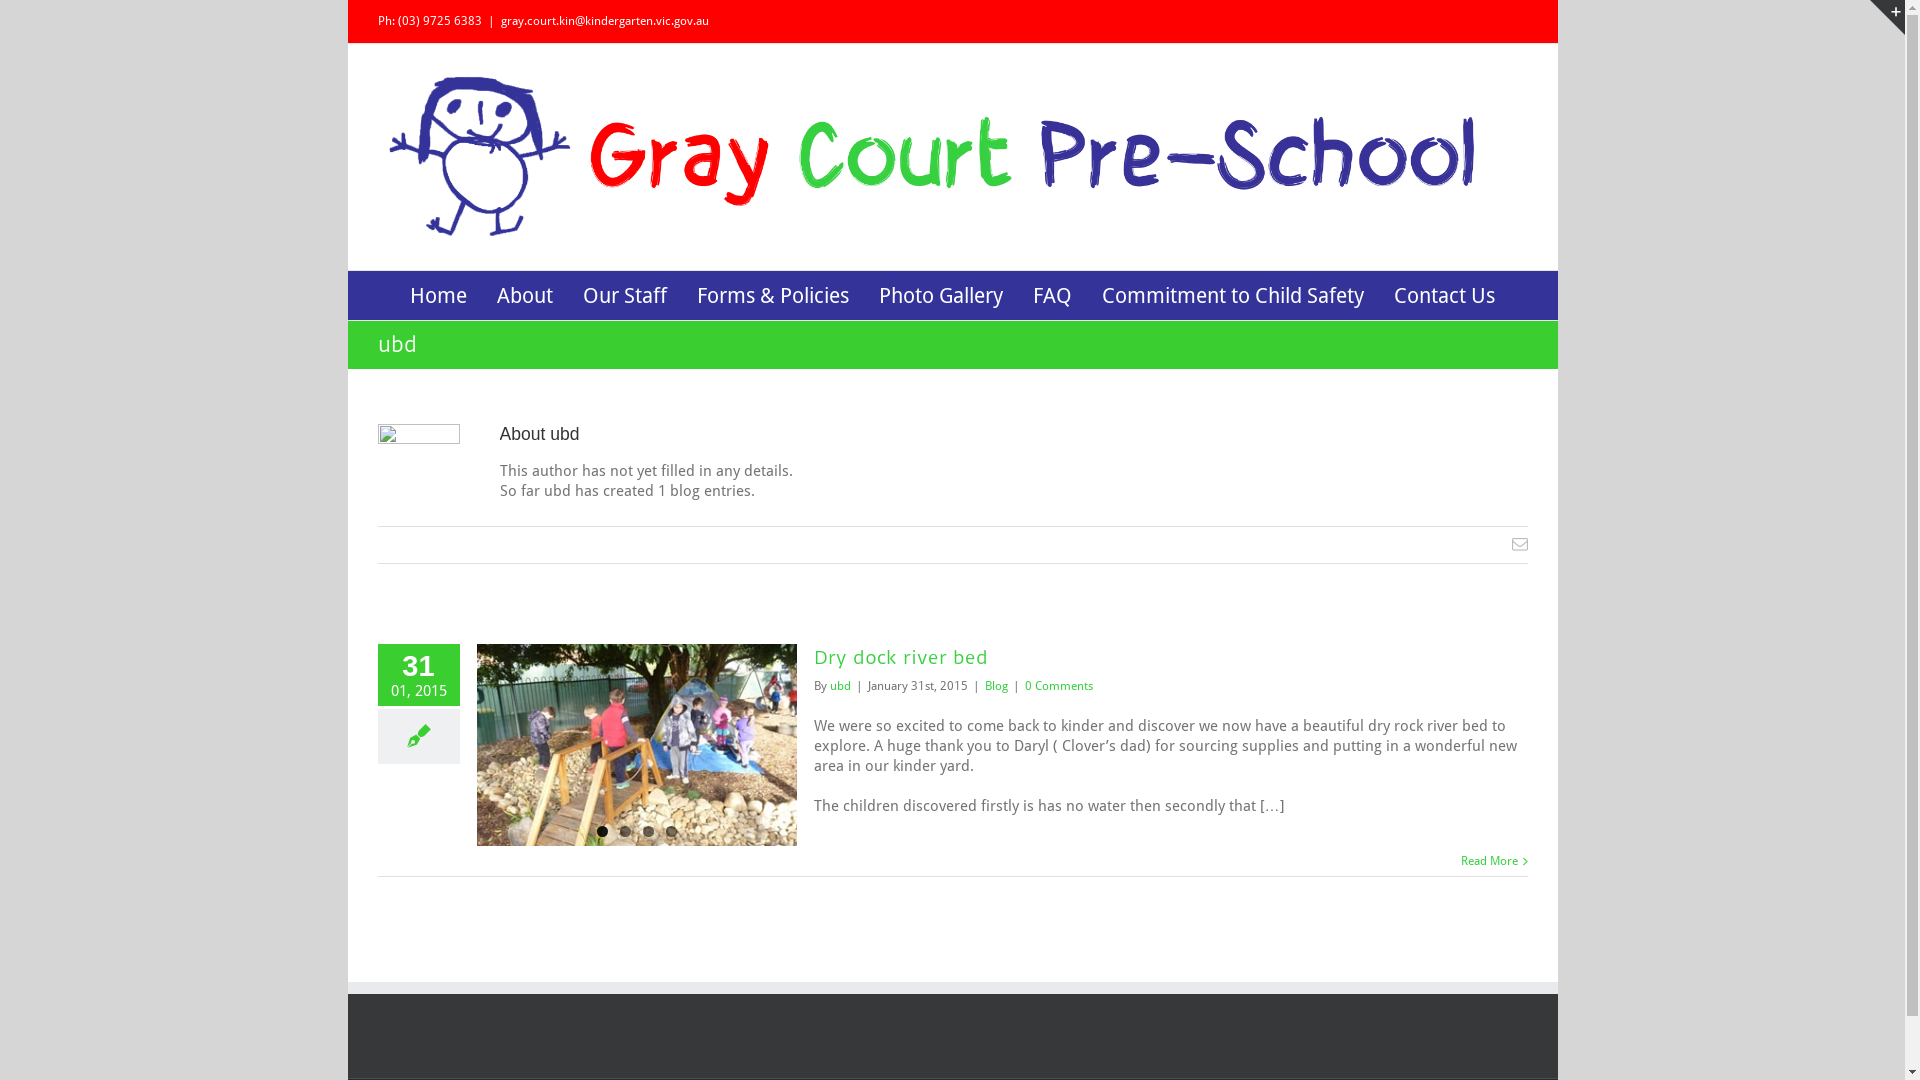  What do you see at coordinates (995, 685) in the screenshot?
I see `'Blog'` at bounding box center [995, 685].